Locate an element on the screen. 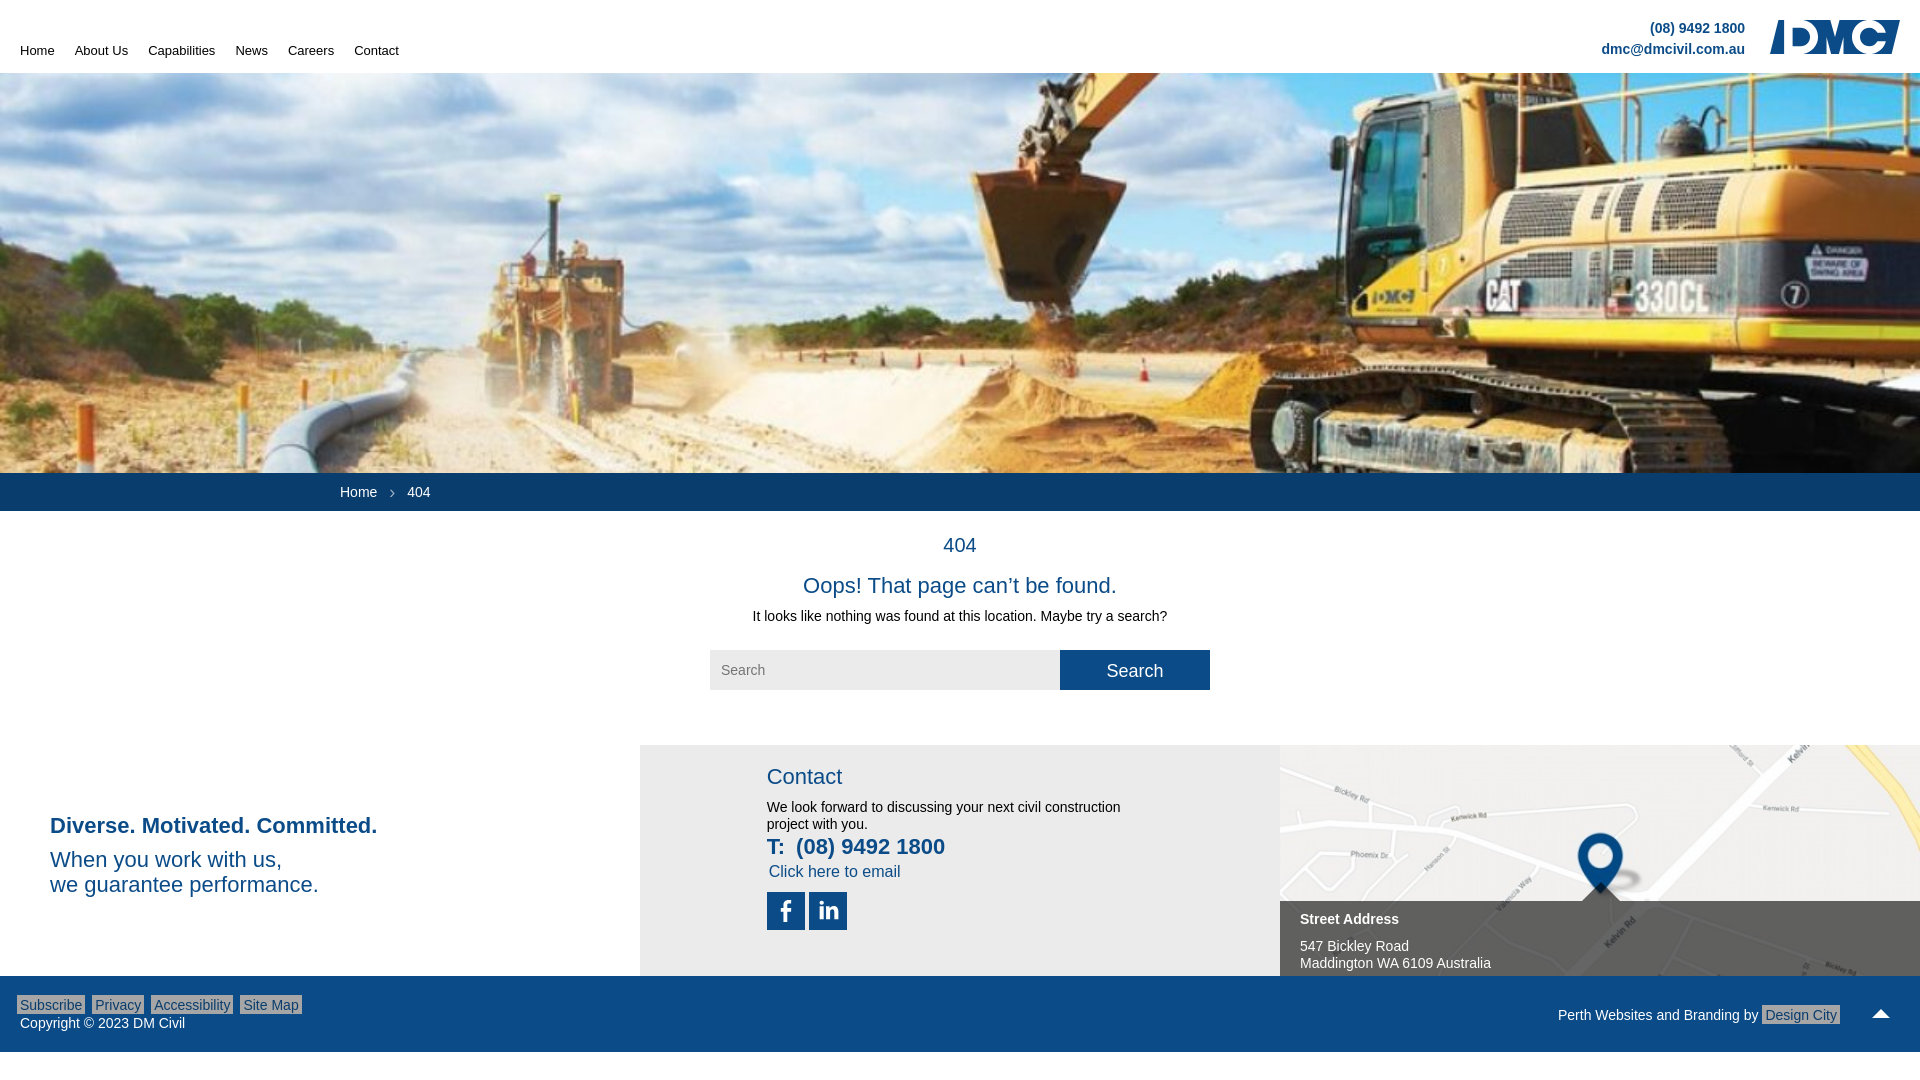 This screenshot has height=1080, width=1920. 'Search' is located at coordinates (1134, 670).